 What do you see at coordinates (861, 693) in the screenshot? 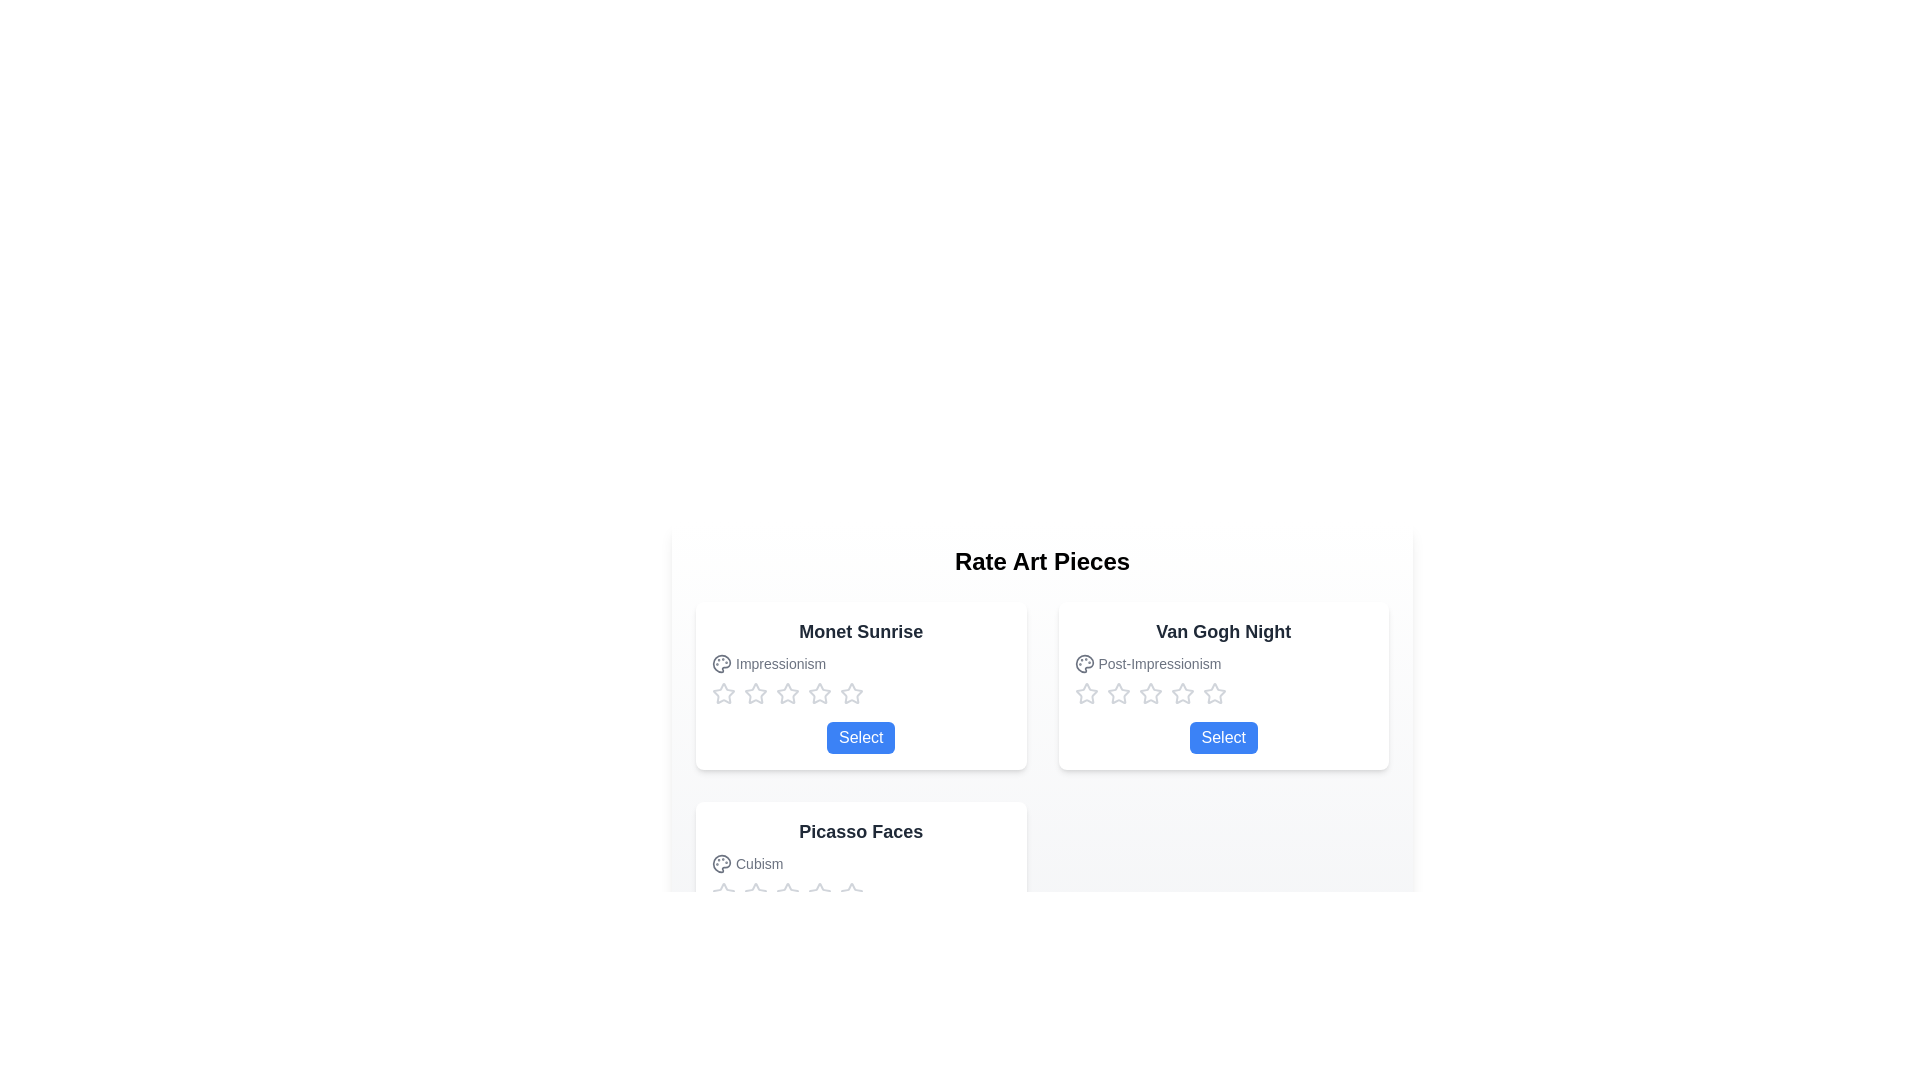
I see `one of the star icons in the rating component of the 'Monet Sunrise' card` at bounding box center [861, 693].